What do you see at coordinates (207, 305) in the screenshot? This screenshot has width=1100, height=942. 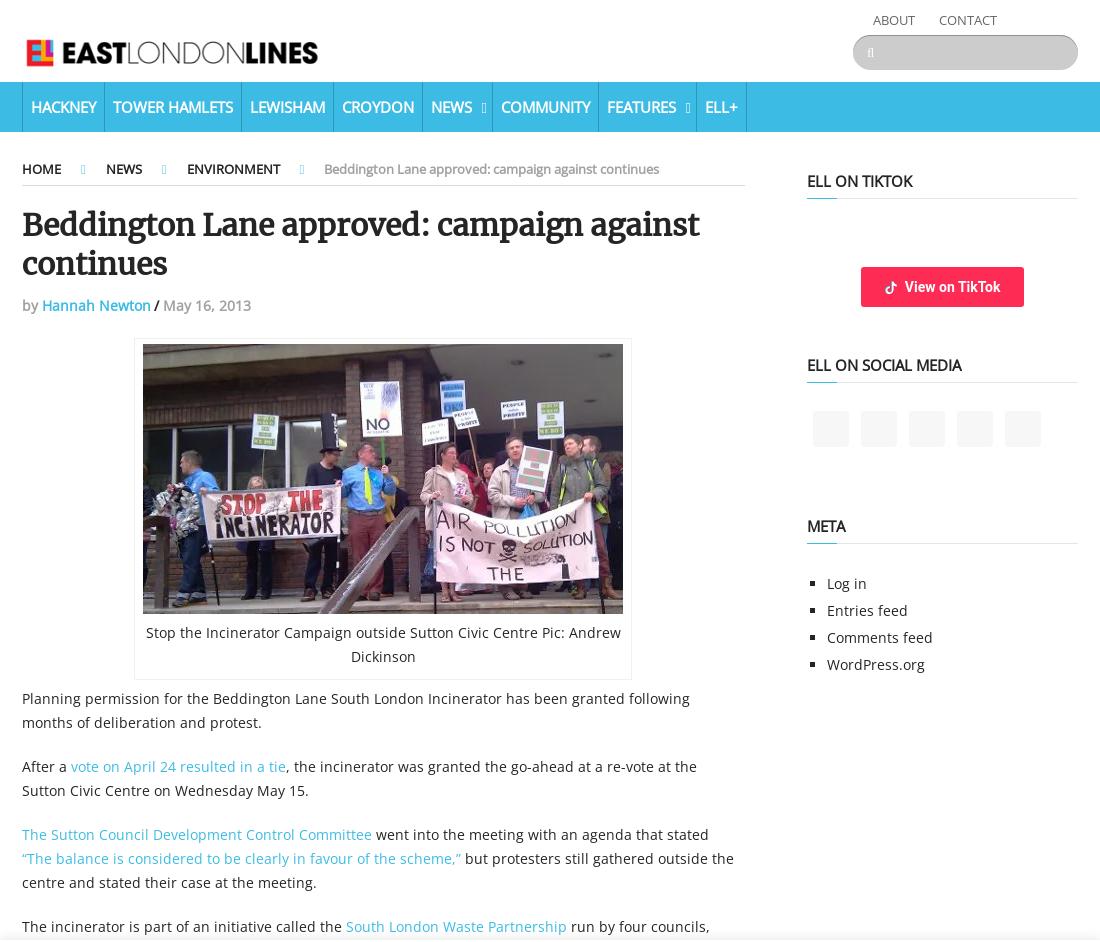 I see `'May 16, 2013'` at bounding box center [207, 305].